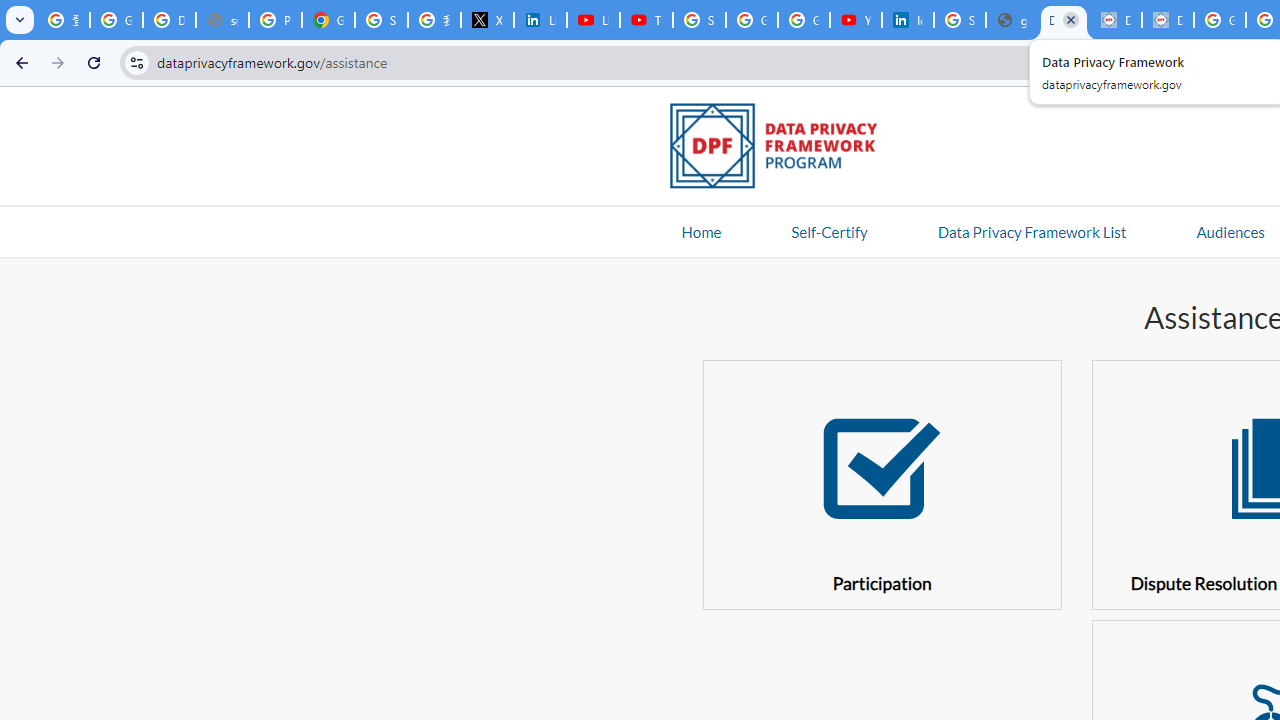 This screenshot has height=720, width=1280. What do you see at coordinates (699, 20) in the screenshot?
I see `'Sign in - Google Accounts'` at bounding box center [699, 20].